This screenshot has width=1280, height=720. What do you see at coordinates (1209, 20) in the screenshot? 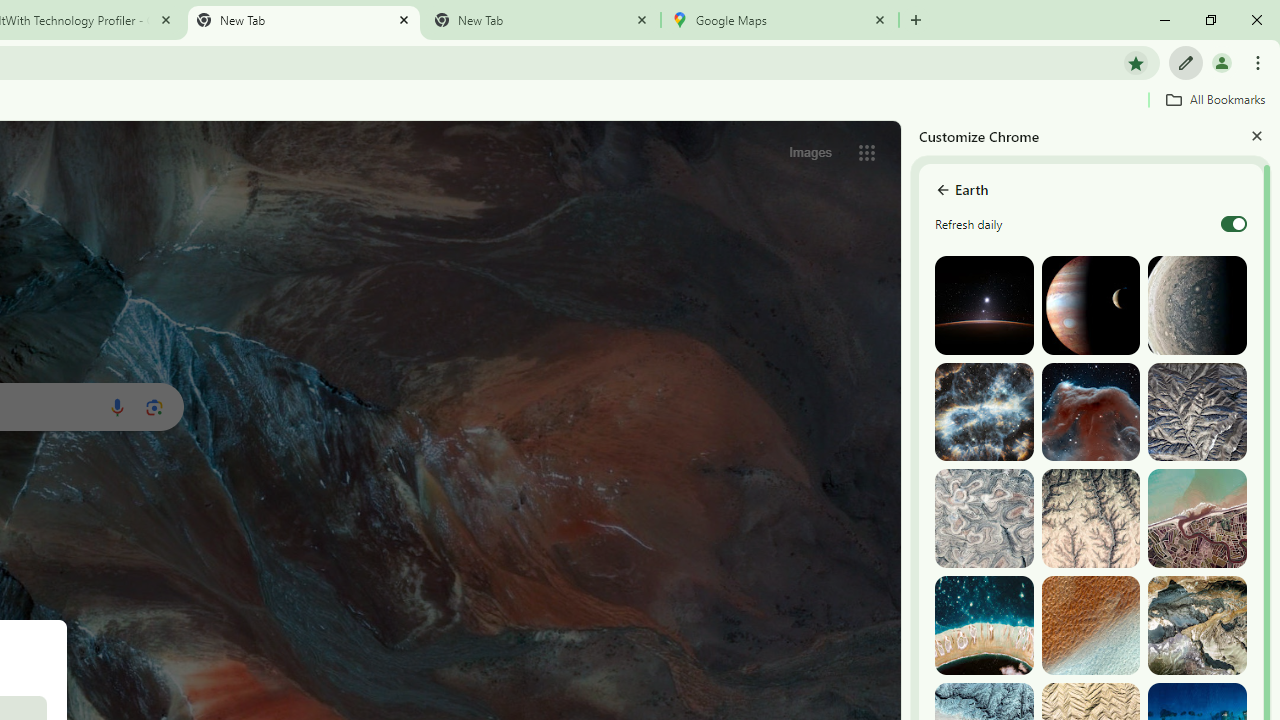
I see `'Restore'` at bounding box center [1209, 20].